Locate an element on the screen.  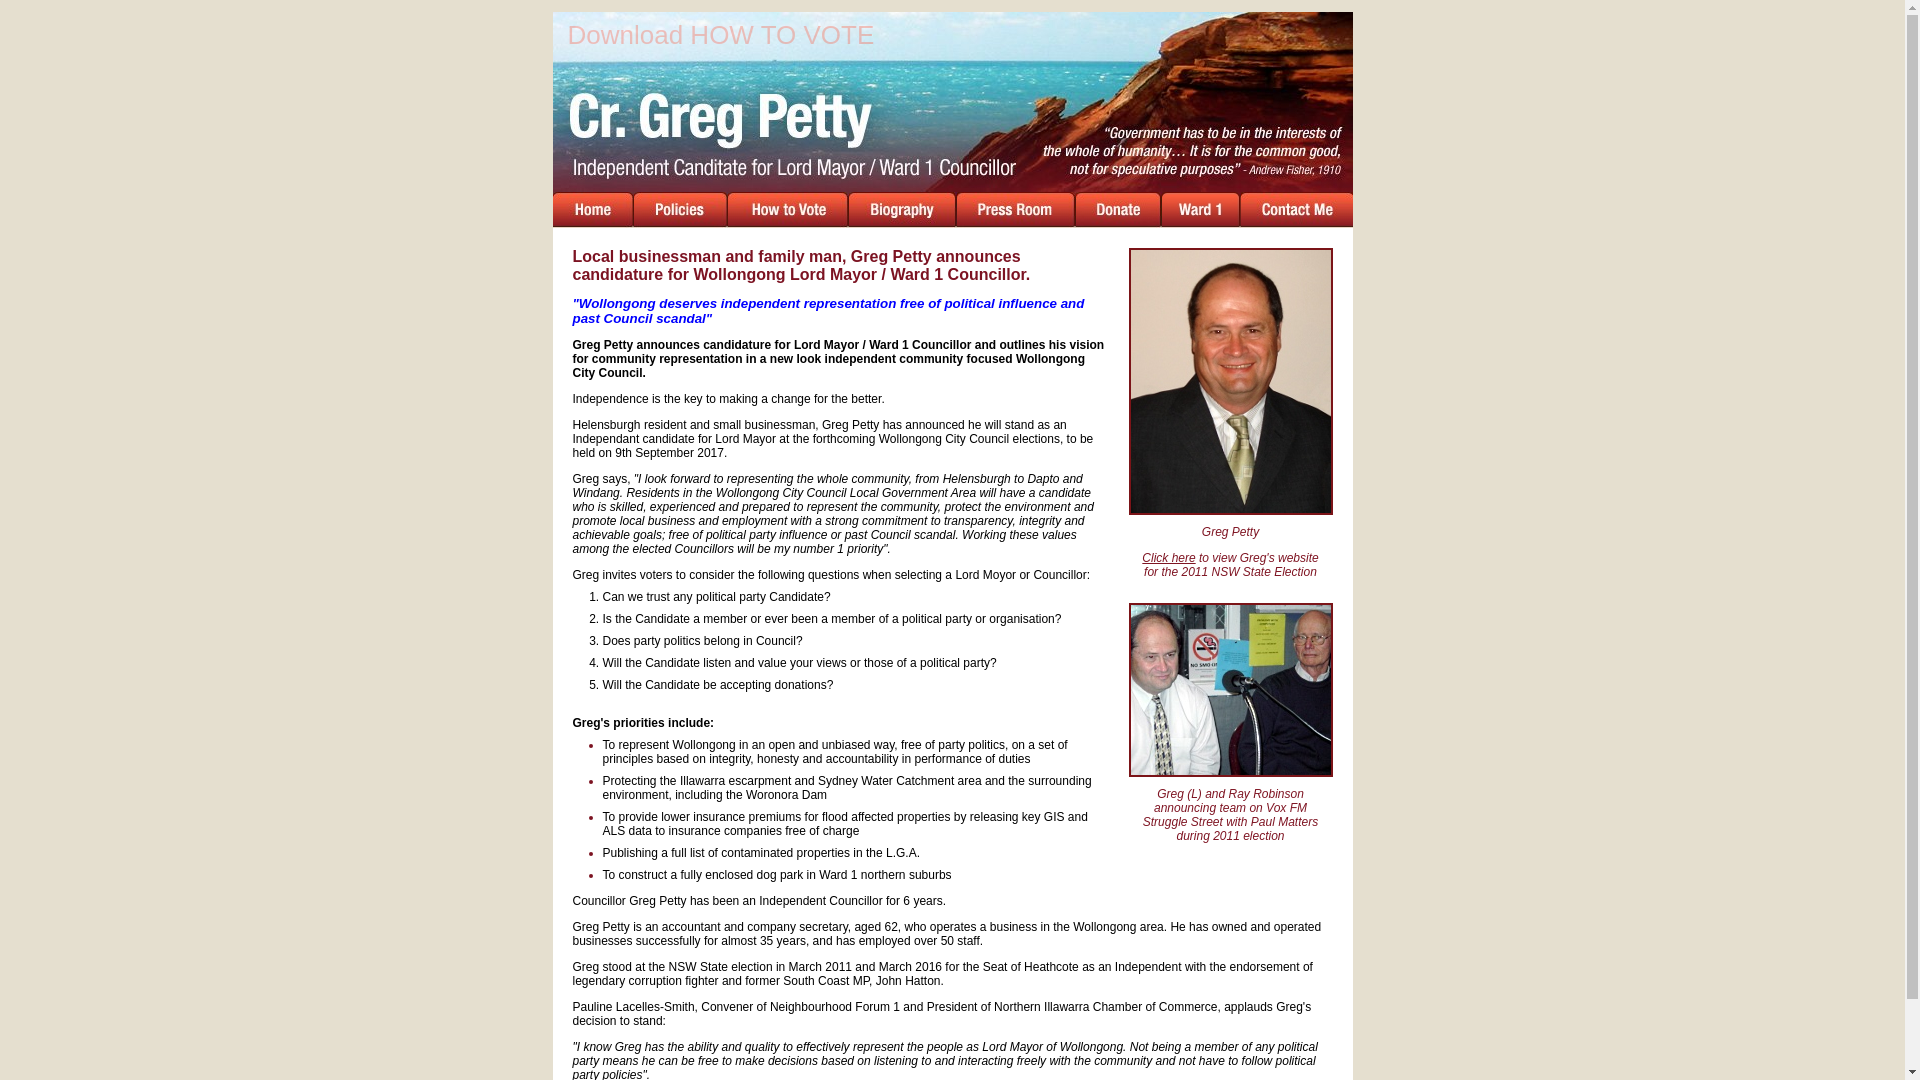
'Download HOW TO VOTE' is located at coordinates (720, 35).